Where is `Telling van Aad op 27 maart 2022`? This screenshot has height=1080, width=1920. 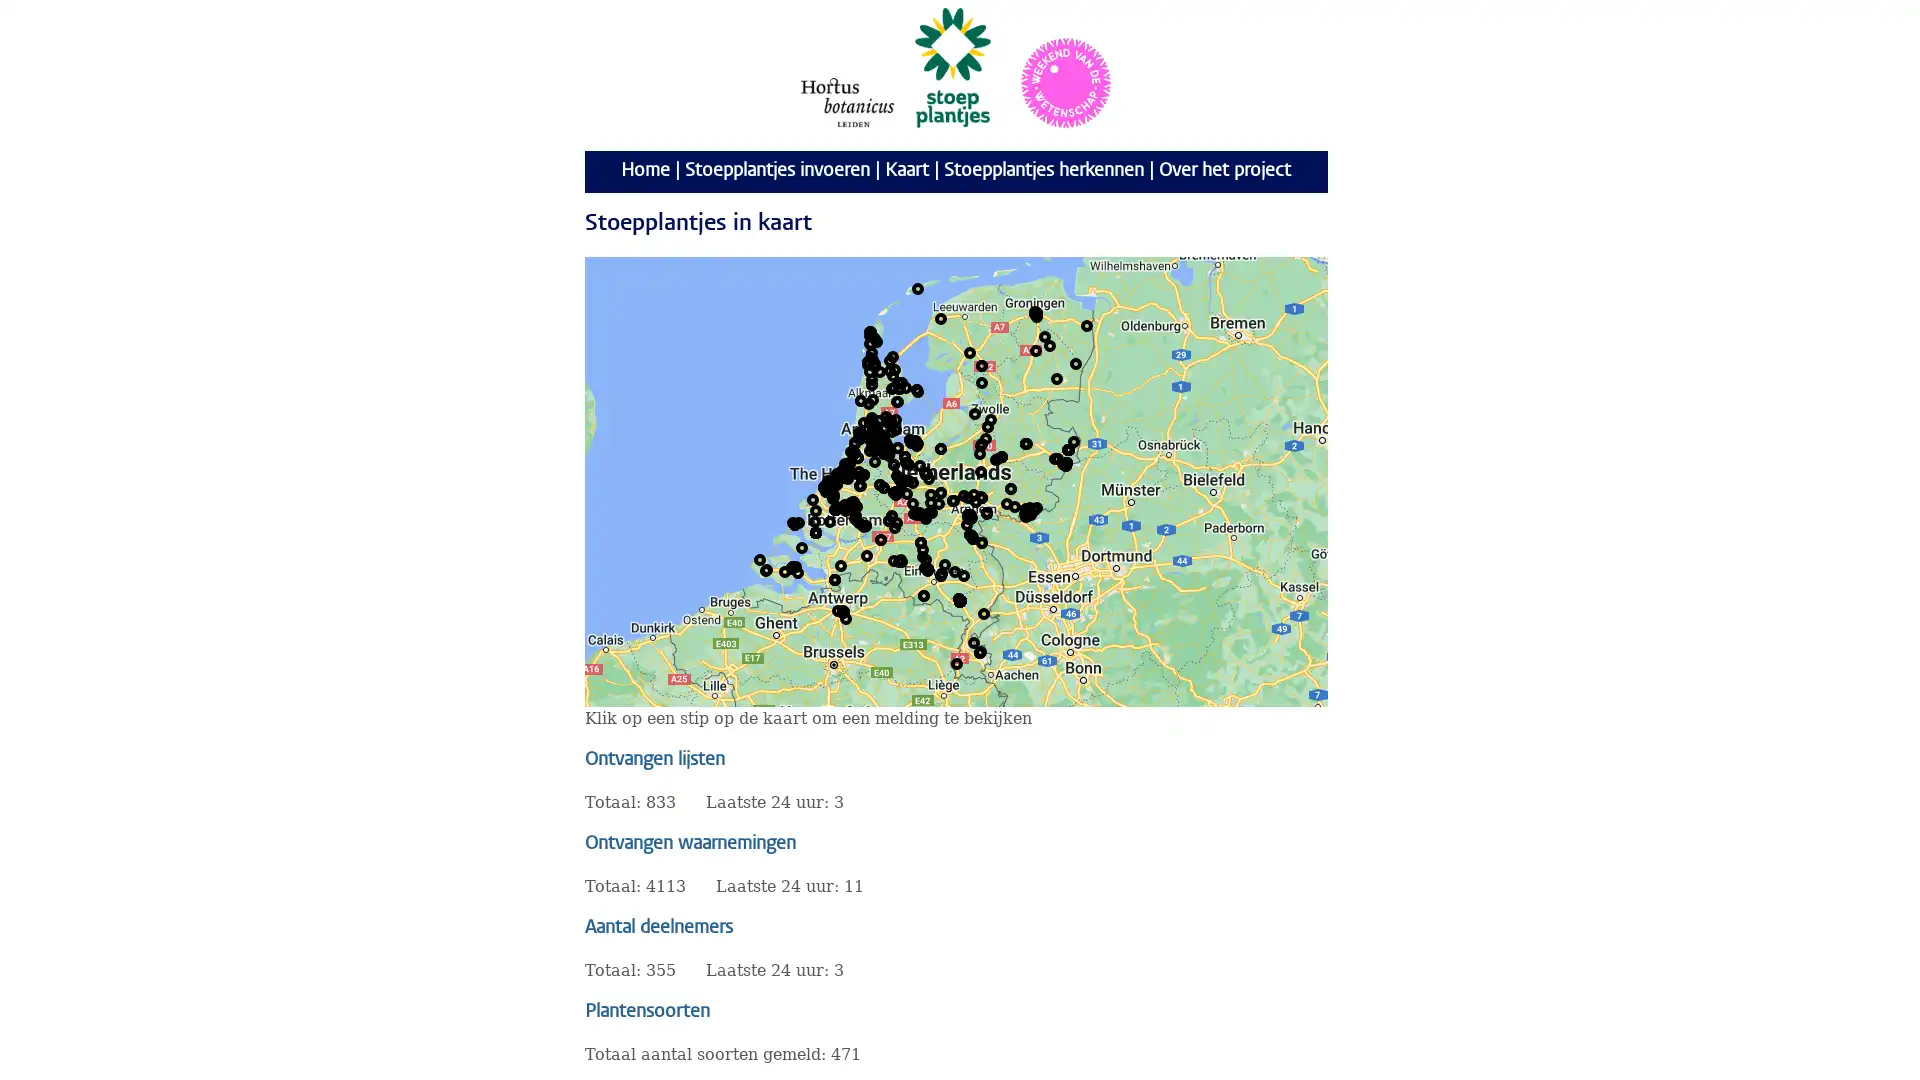 Telling van Aad op 27 maart 2022 is located at coordinates (835, 508).